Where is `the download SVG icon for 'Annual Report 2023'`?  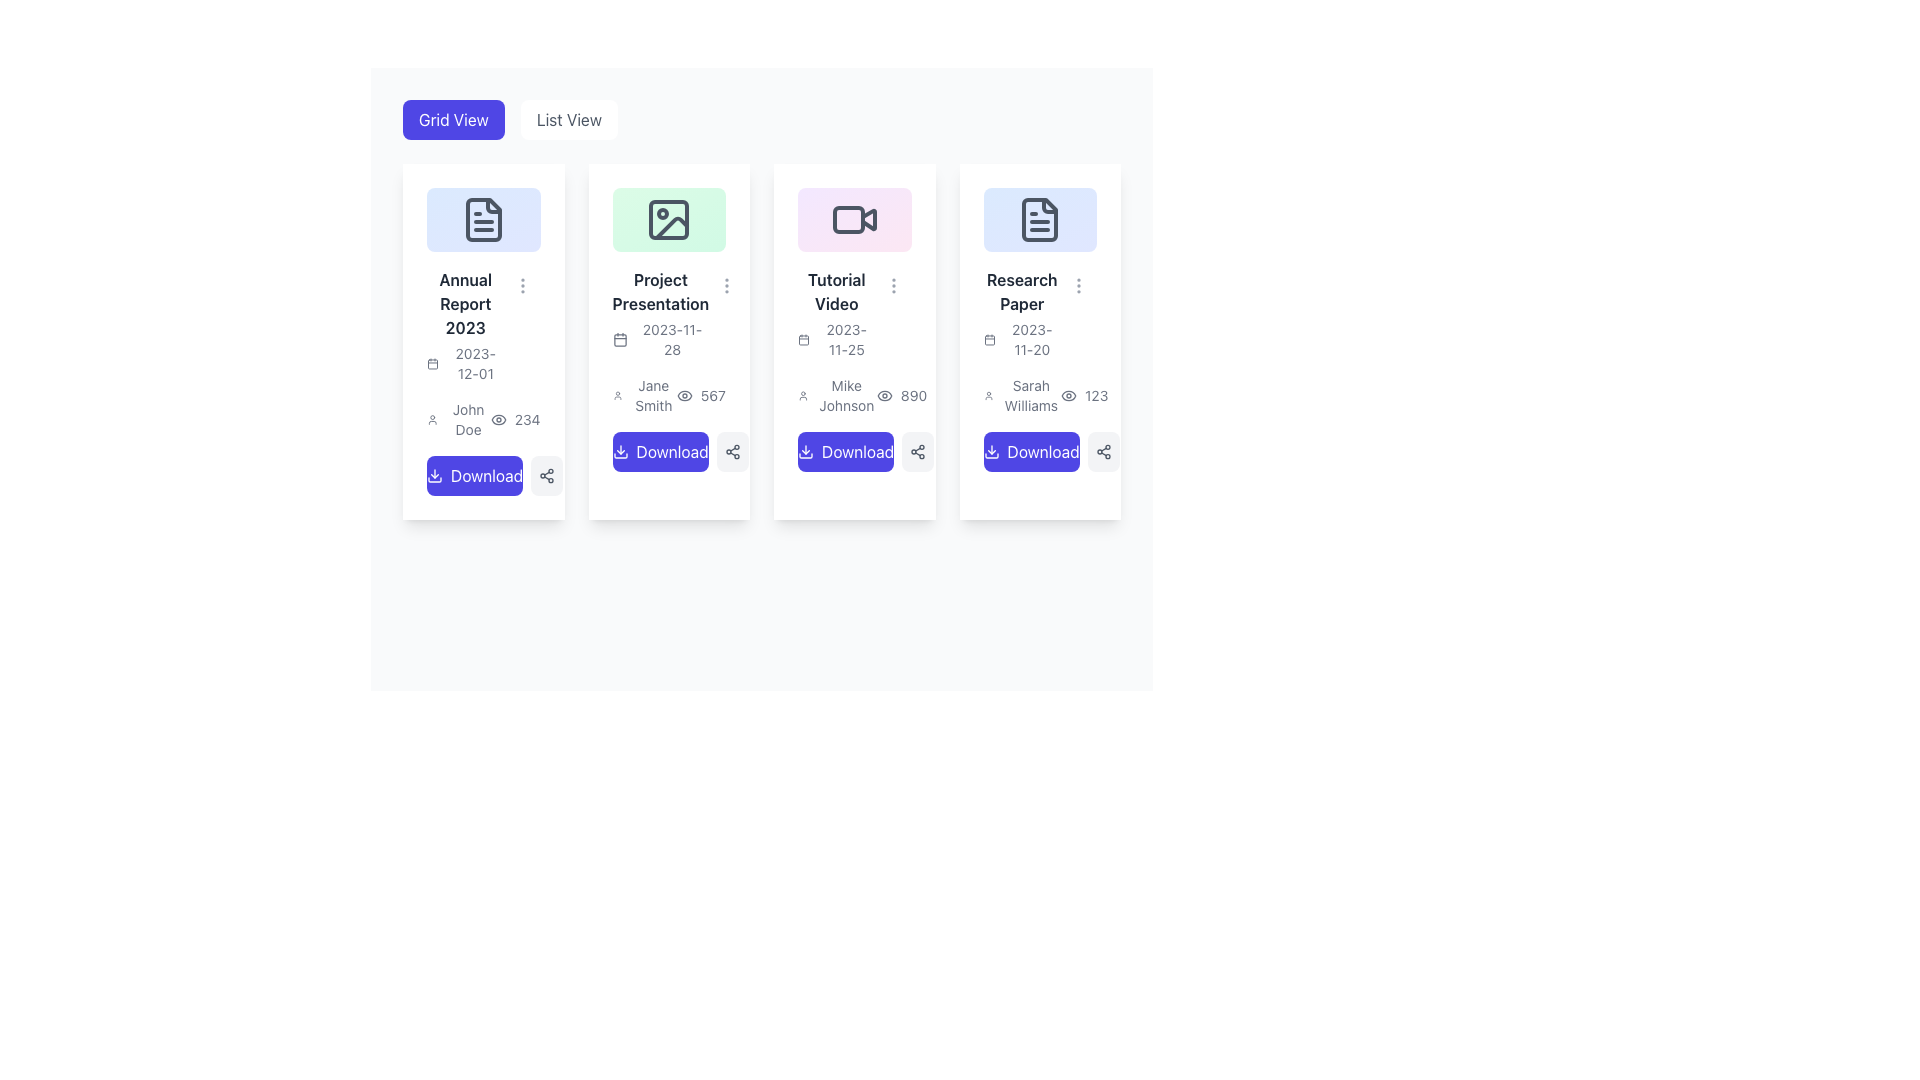 the download SVG icon for 'Annual Report 2023' is located at coordinates (434, 474).